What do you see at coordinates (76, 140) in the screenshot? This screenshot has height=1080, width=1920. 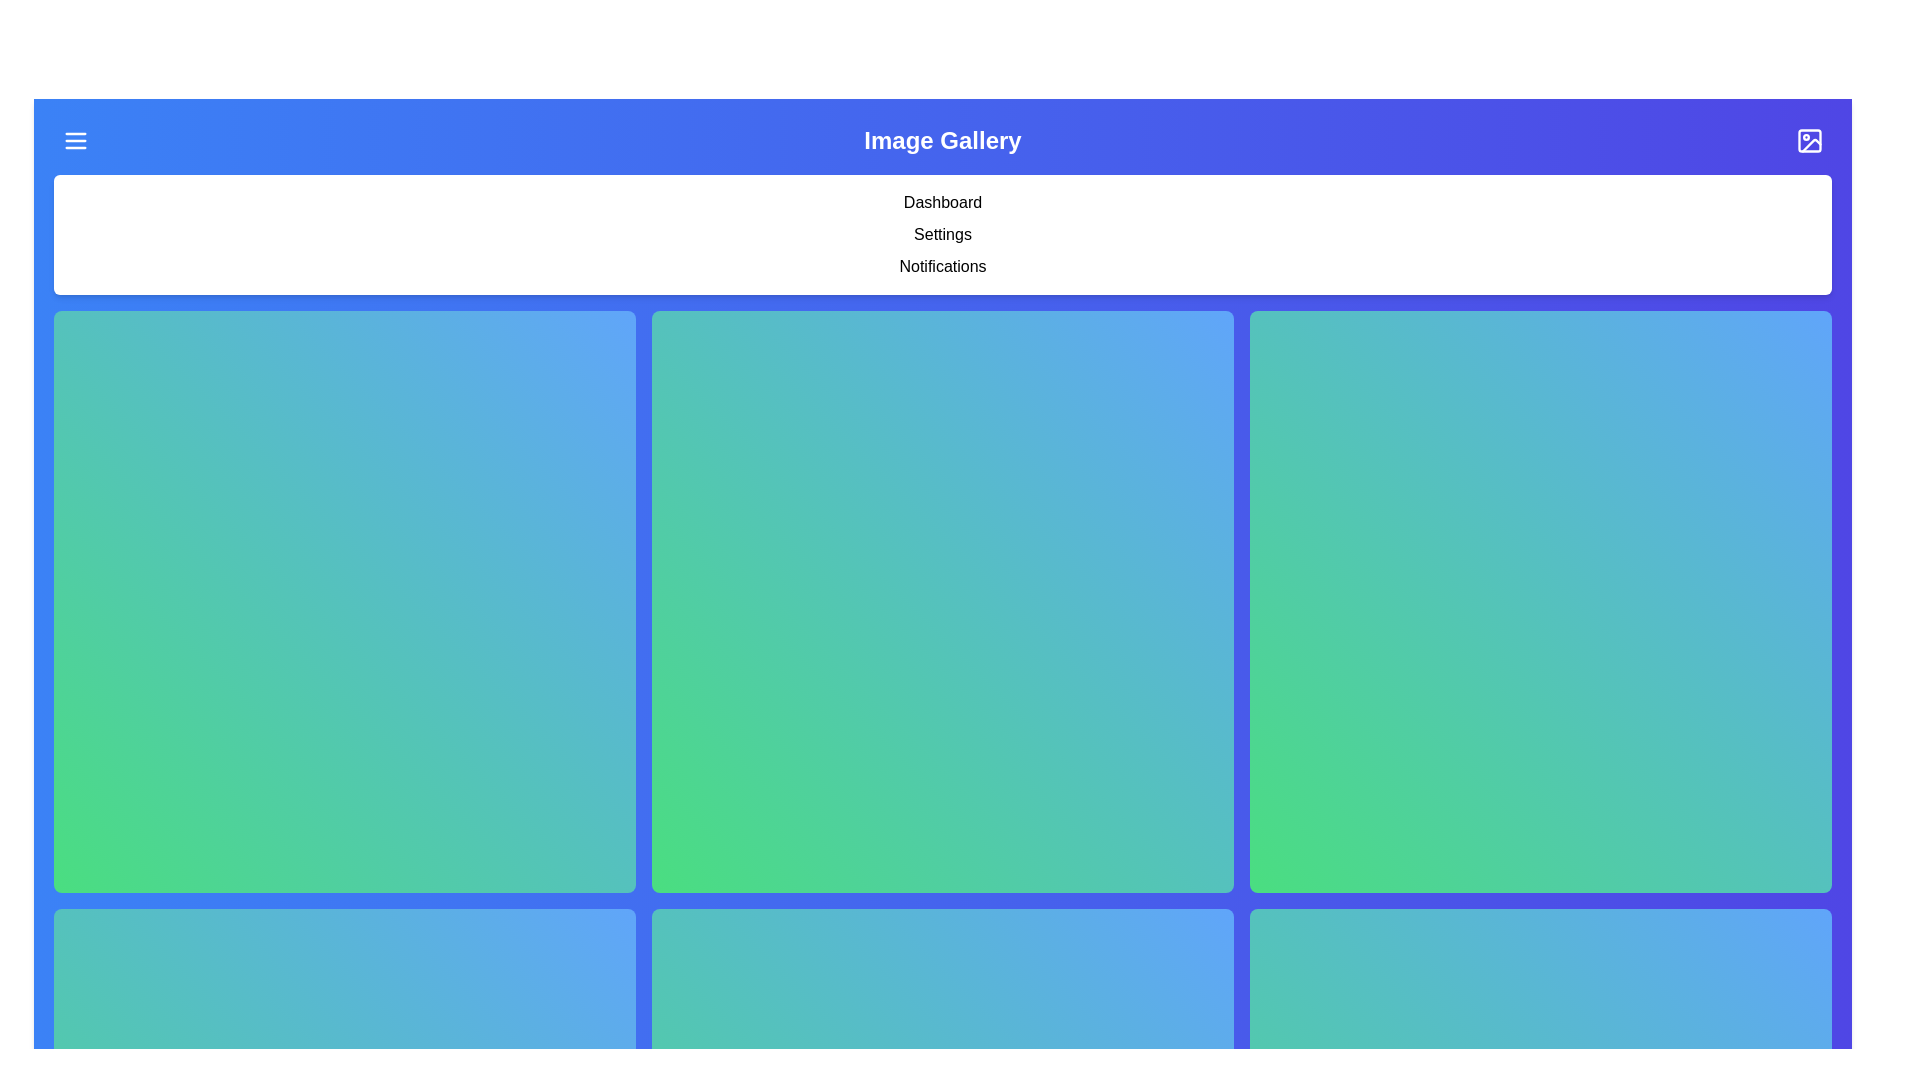 I see `the menu button to toggle the navigation menu` at bounding box center [76, 140].